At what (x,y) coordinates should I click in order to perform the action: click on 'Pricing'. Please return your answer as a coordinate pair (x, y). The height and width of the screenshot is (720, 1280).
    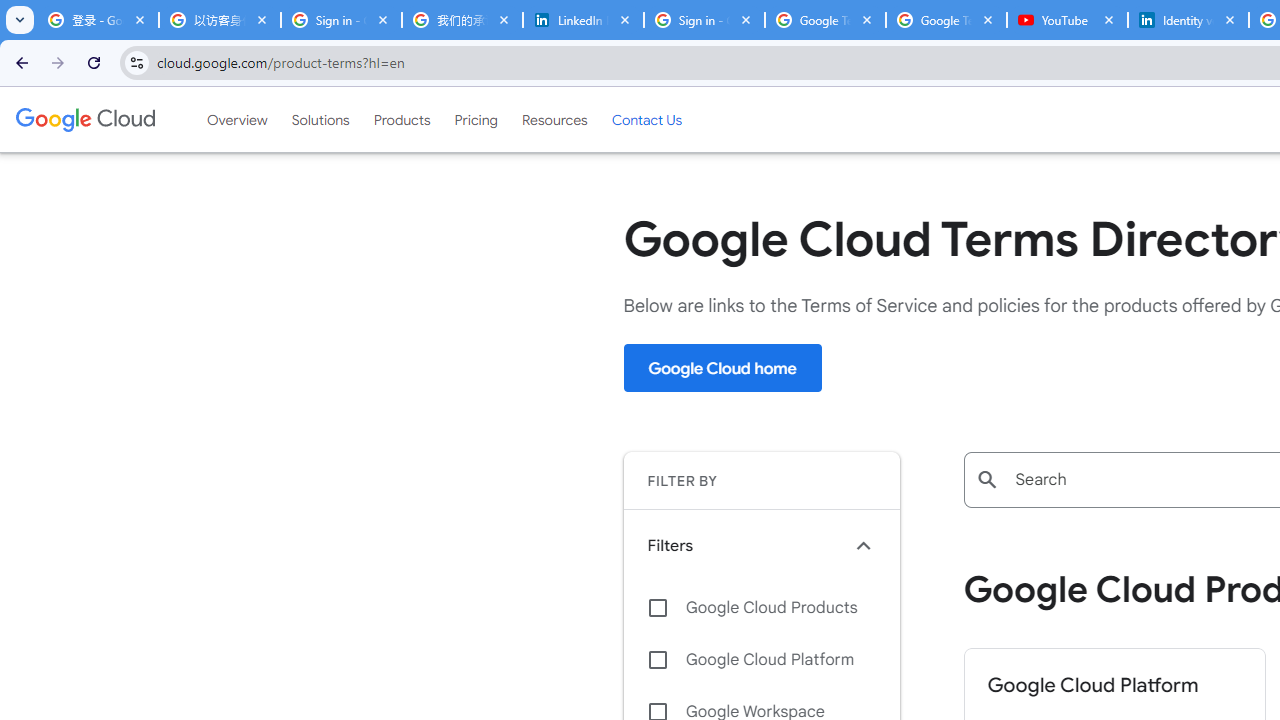
    Looking at the image, I should click on (475, 119).